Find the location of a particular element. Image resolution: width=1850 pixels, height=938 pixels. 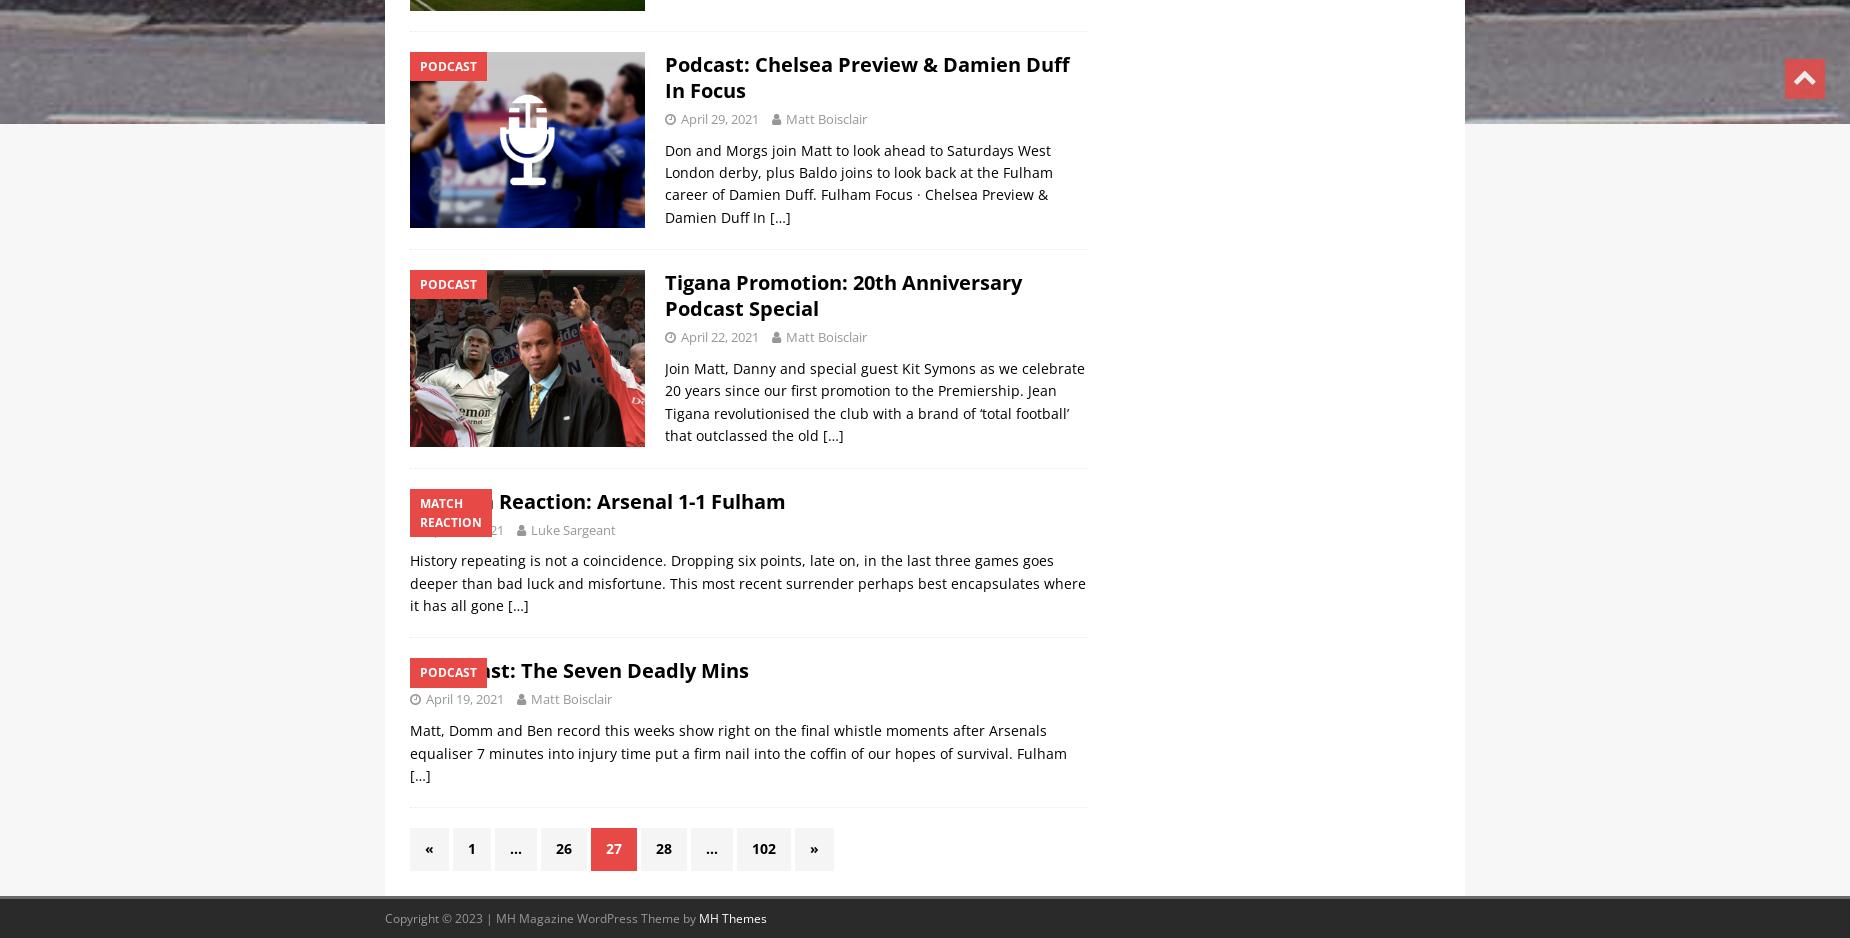

'Podcast: Chelsea Preview & Damien Duff In Focus' is located at coordinates (866, 76).